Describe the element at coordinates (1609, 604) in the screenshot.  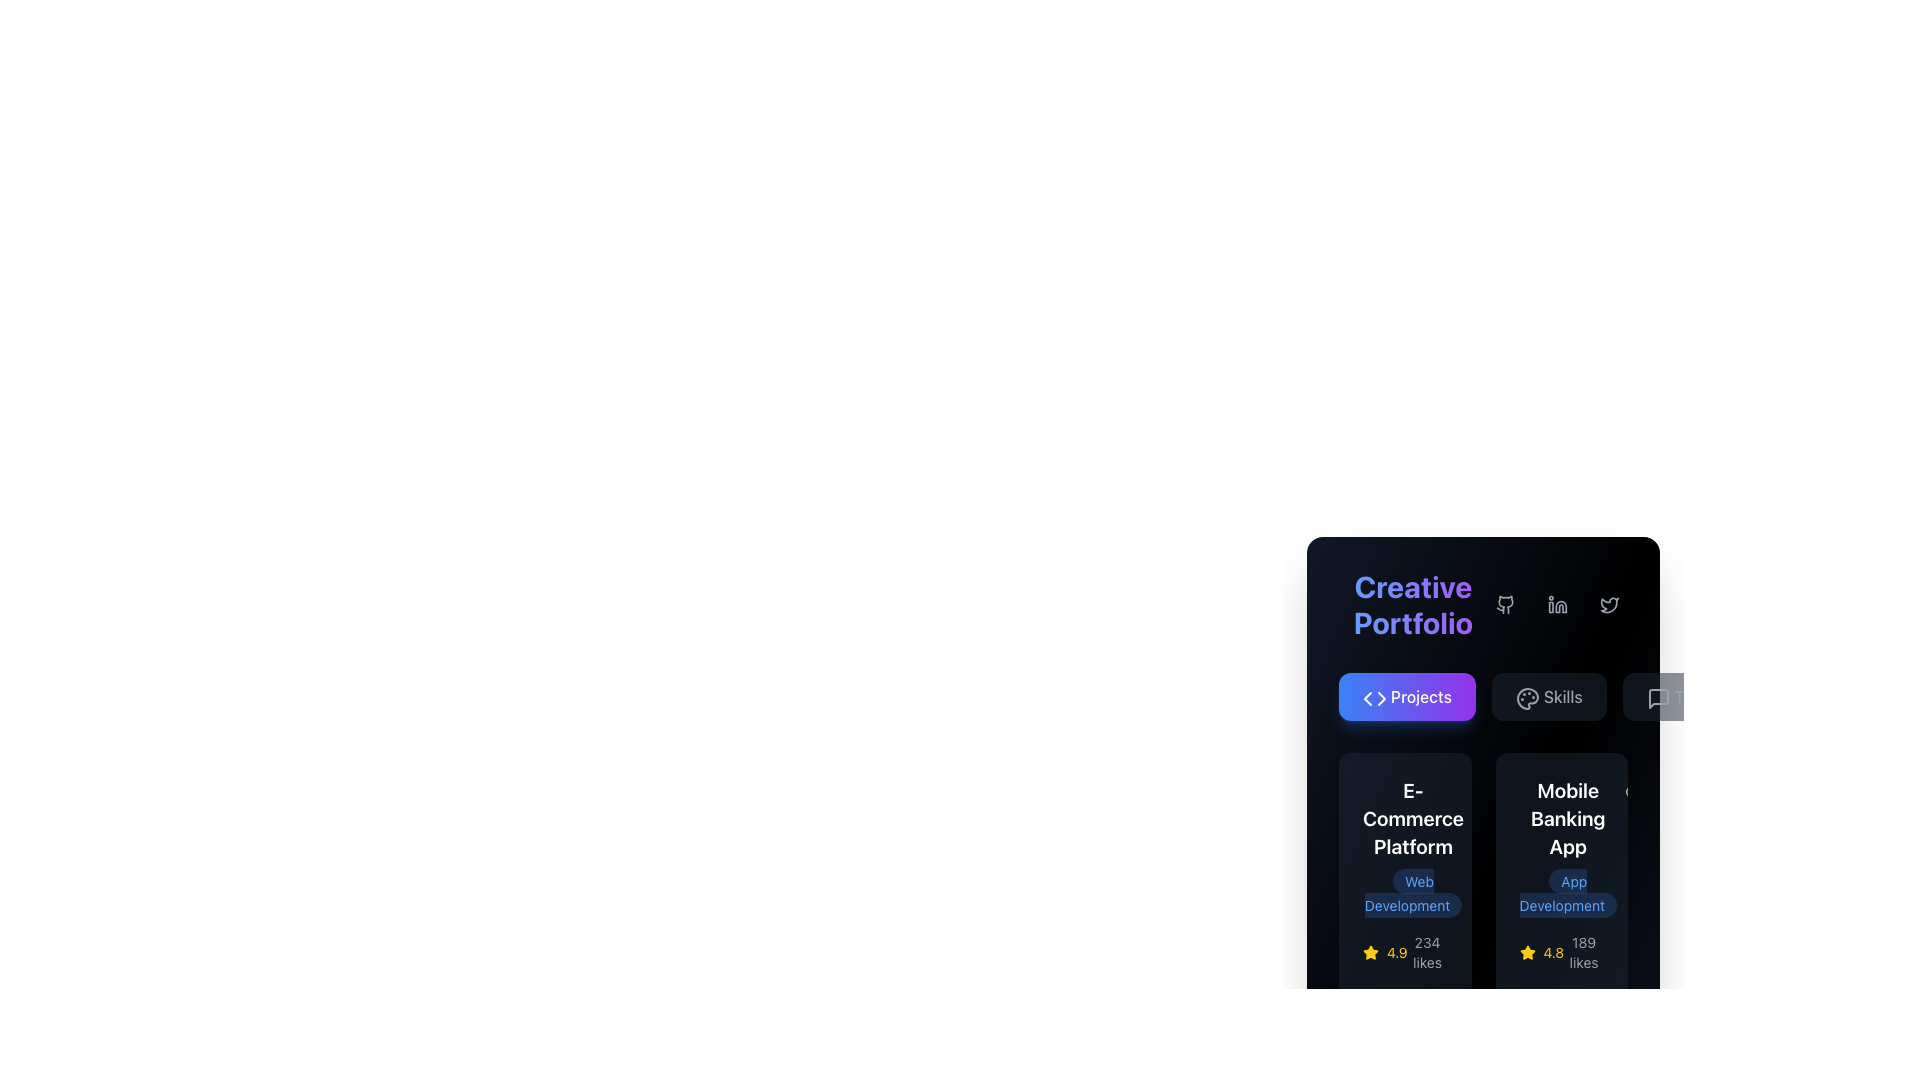
I see `the leftmost social media icon located at the top-right corner of the panel` at that location.